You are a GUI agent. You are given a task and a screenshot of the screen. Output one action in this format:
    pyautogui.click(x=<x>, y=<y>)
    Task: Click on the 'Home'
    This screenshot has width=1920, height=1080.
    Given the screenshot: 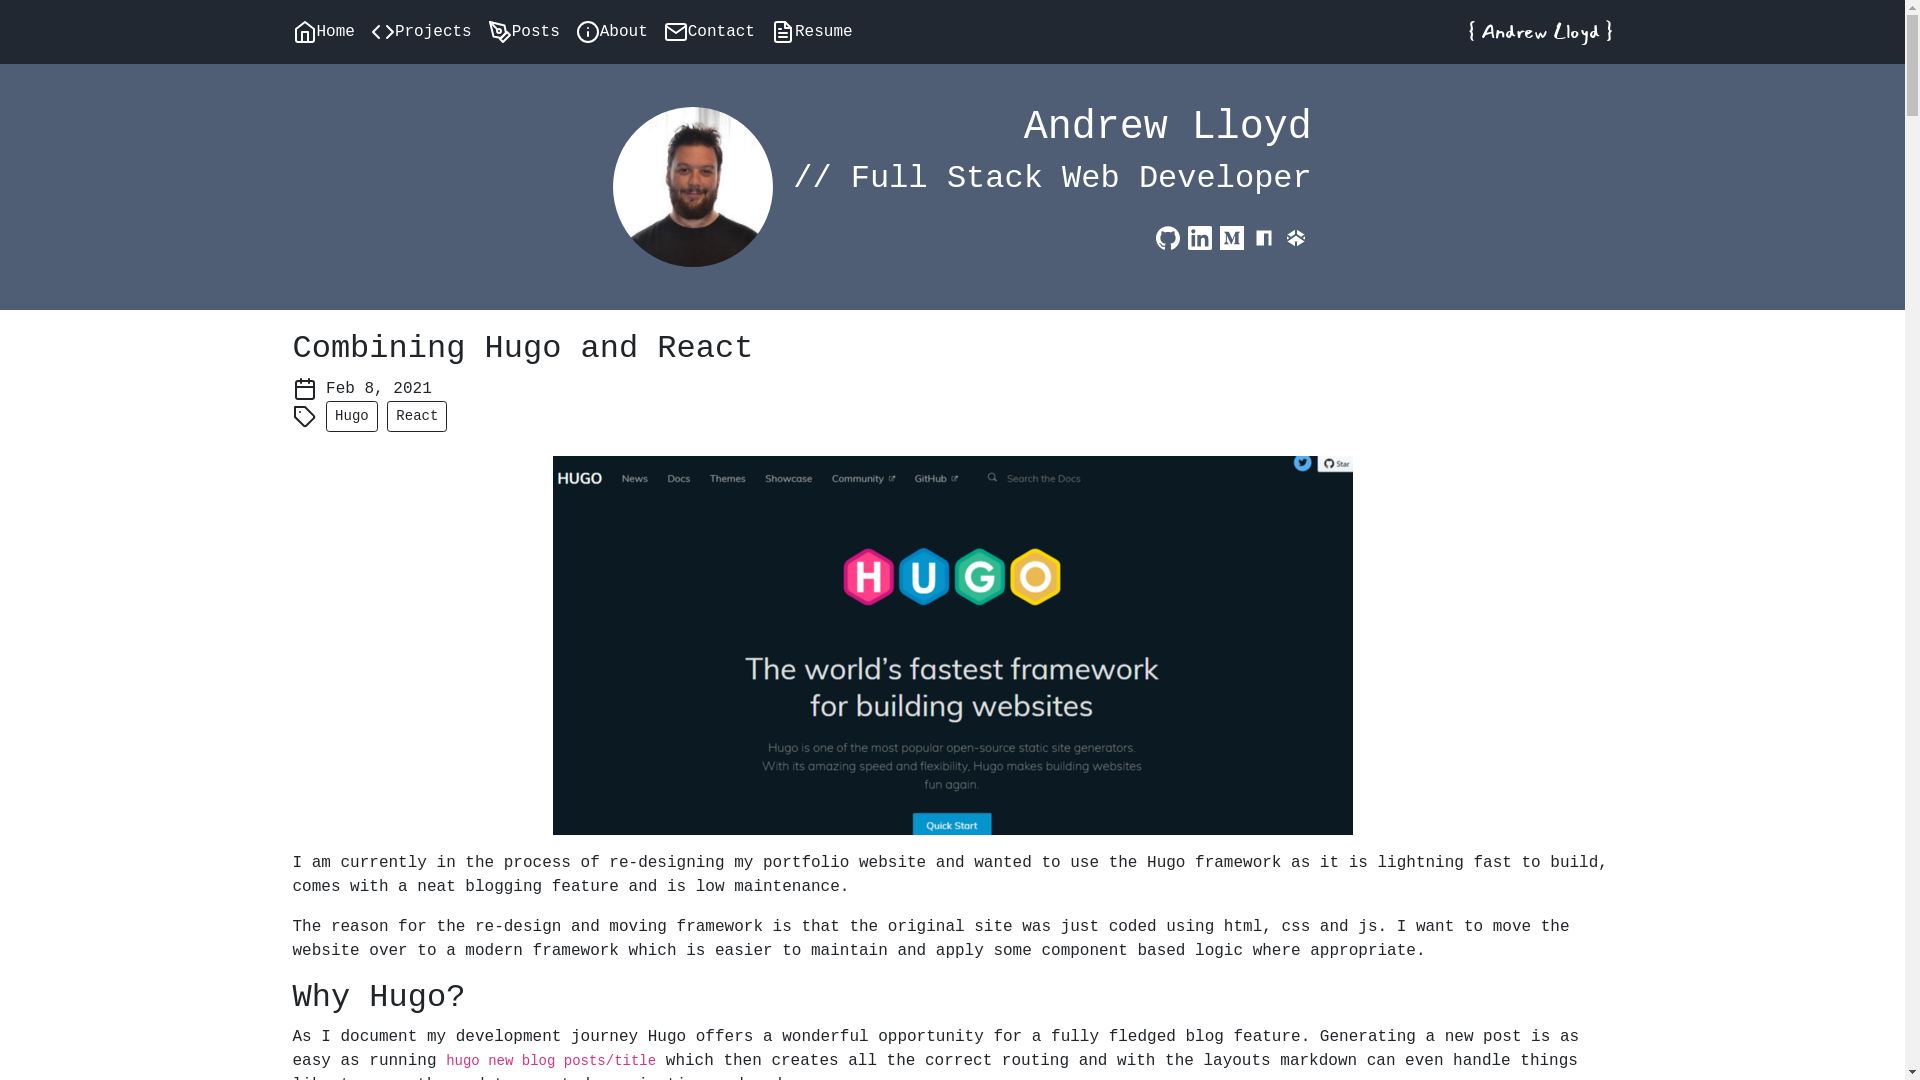 What is the action you would take?
    pyautogui.click(x=291, y=31)
    